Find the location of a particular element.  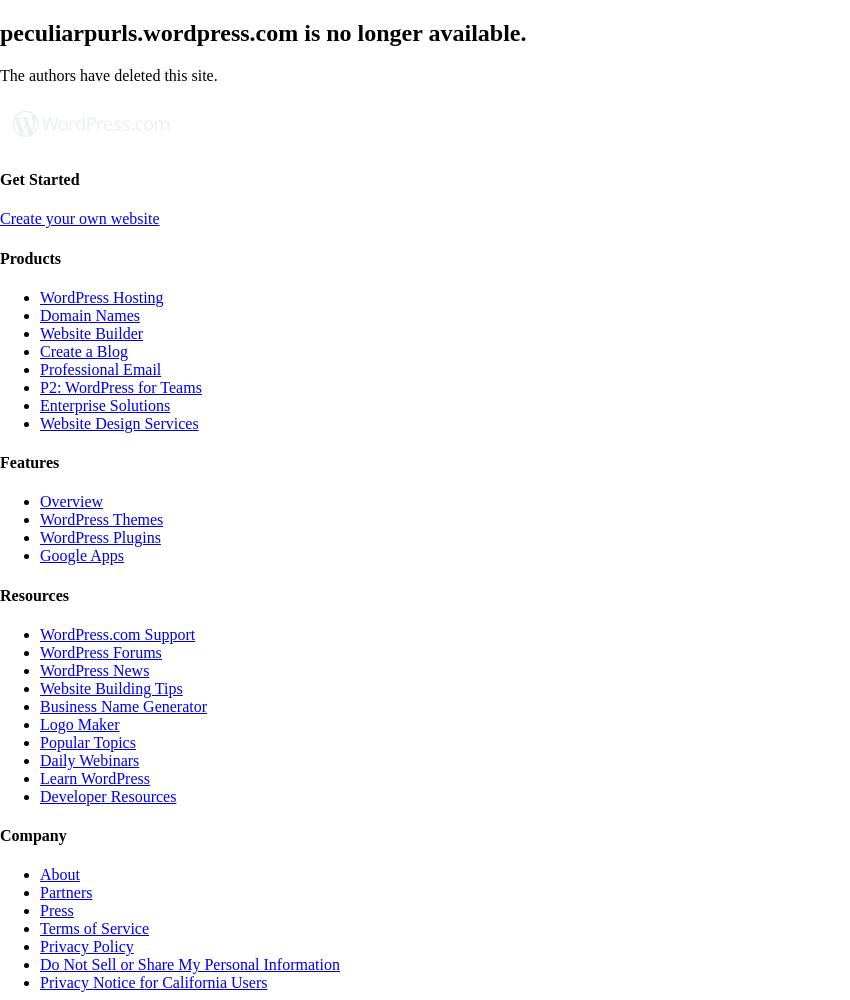

'The authors have deleted this site.' is located at coordinates (107, 73).